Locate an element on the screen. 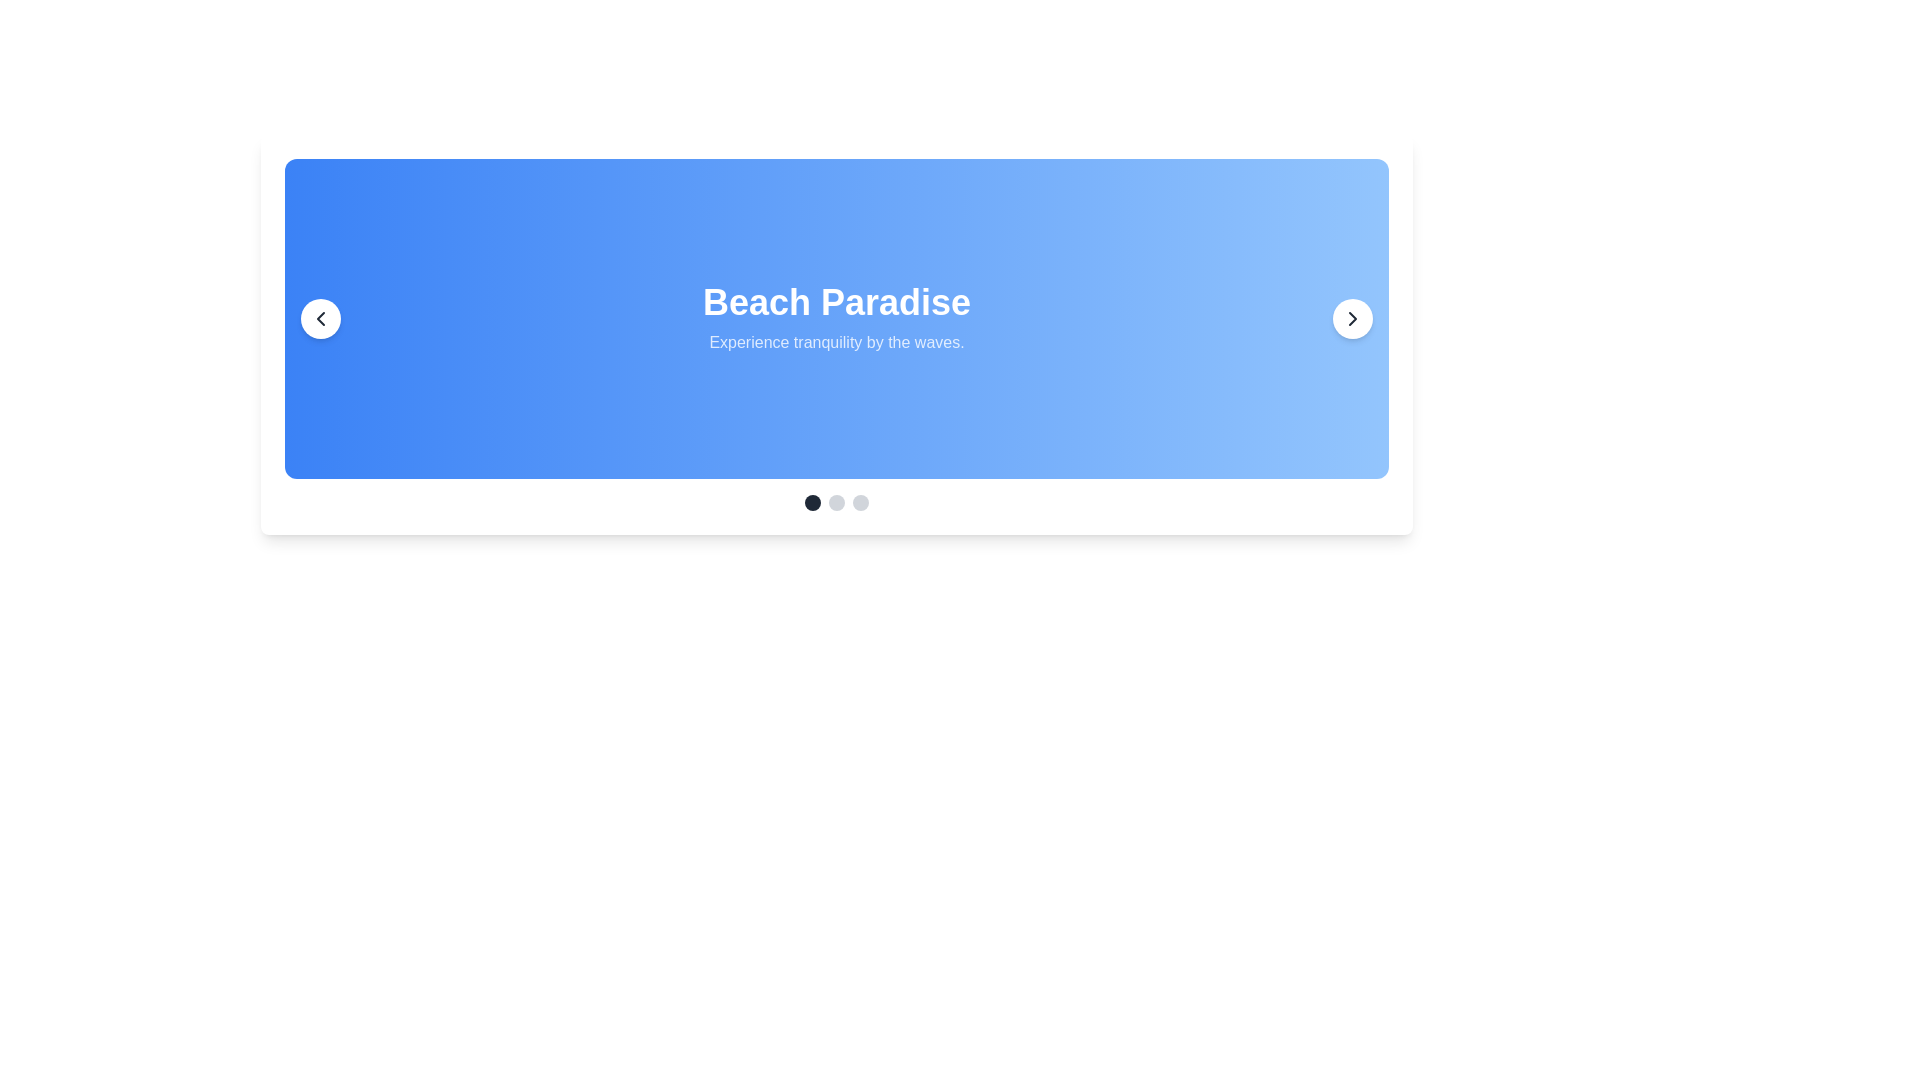 This screenshot has width=1920, height=1080. the chevron left icon inside the left navigation button of the carousel is located at coordinates (321, 318).